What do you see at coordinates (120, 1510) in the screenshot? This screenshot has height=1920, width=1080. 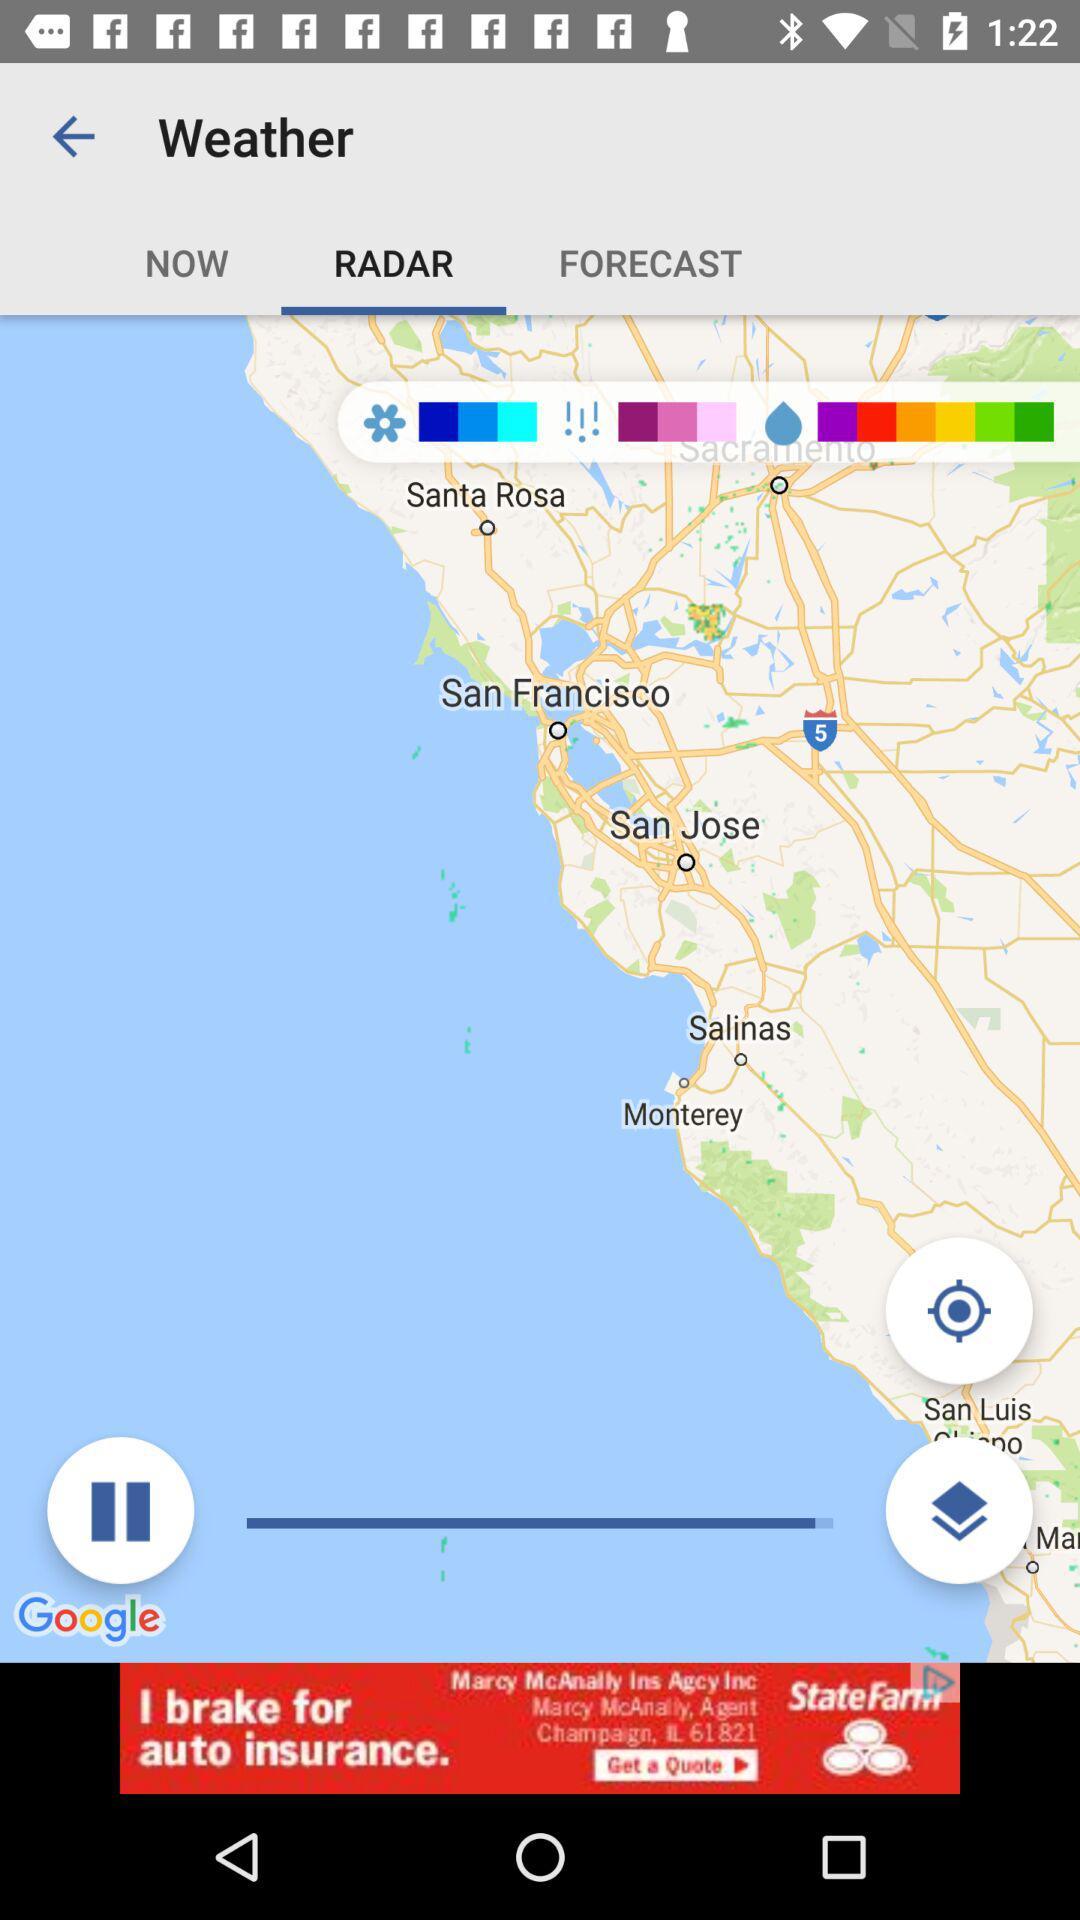 I see `pause video` at bounding box center [120, 1510].